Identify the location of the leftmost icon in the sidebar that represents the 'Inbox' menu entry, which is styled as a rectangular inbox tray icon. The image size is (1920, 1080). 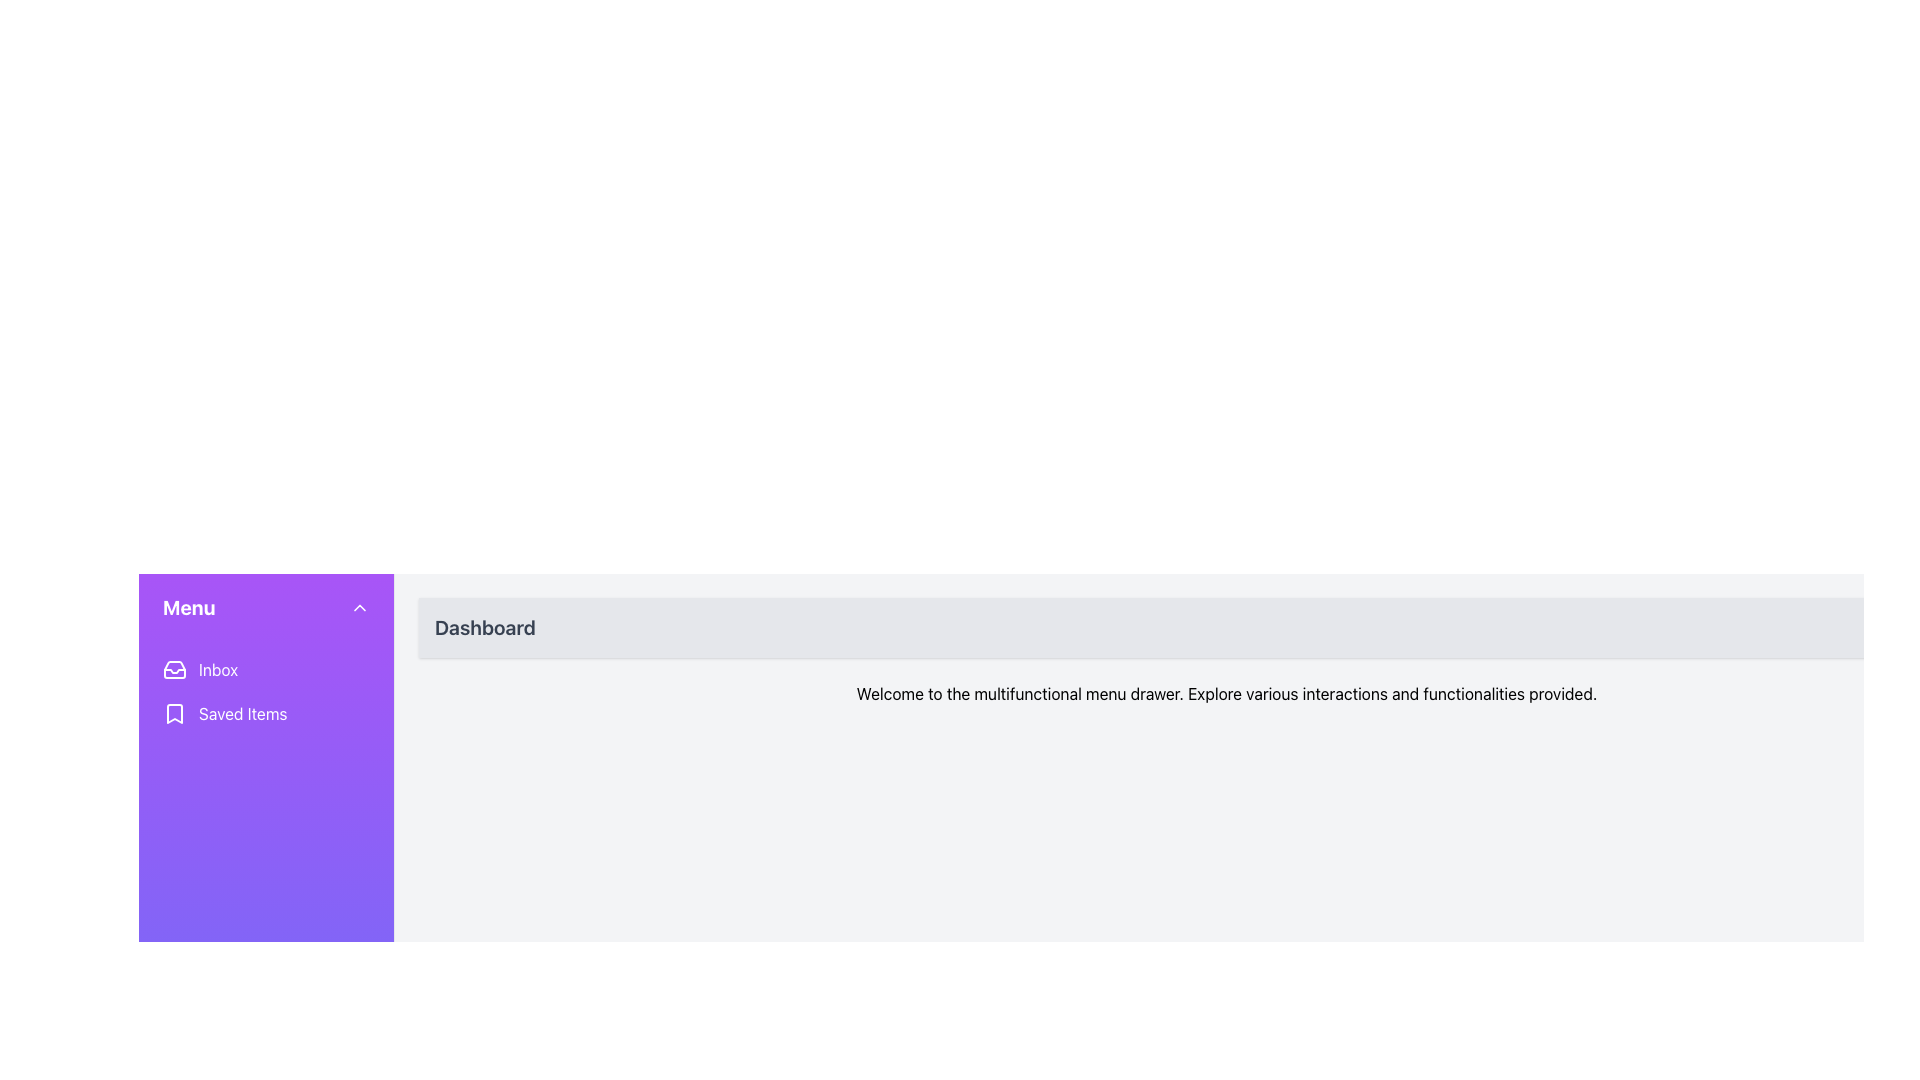
(174, 670).